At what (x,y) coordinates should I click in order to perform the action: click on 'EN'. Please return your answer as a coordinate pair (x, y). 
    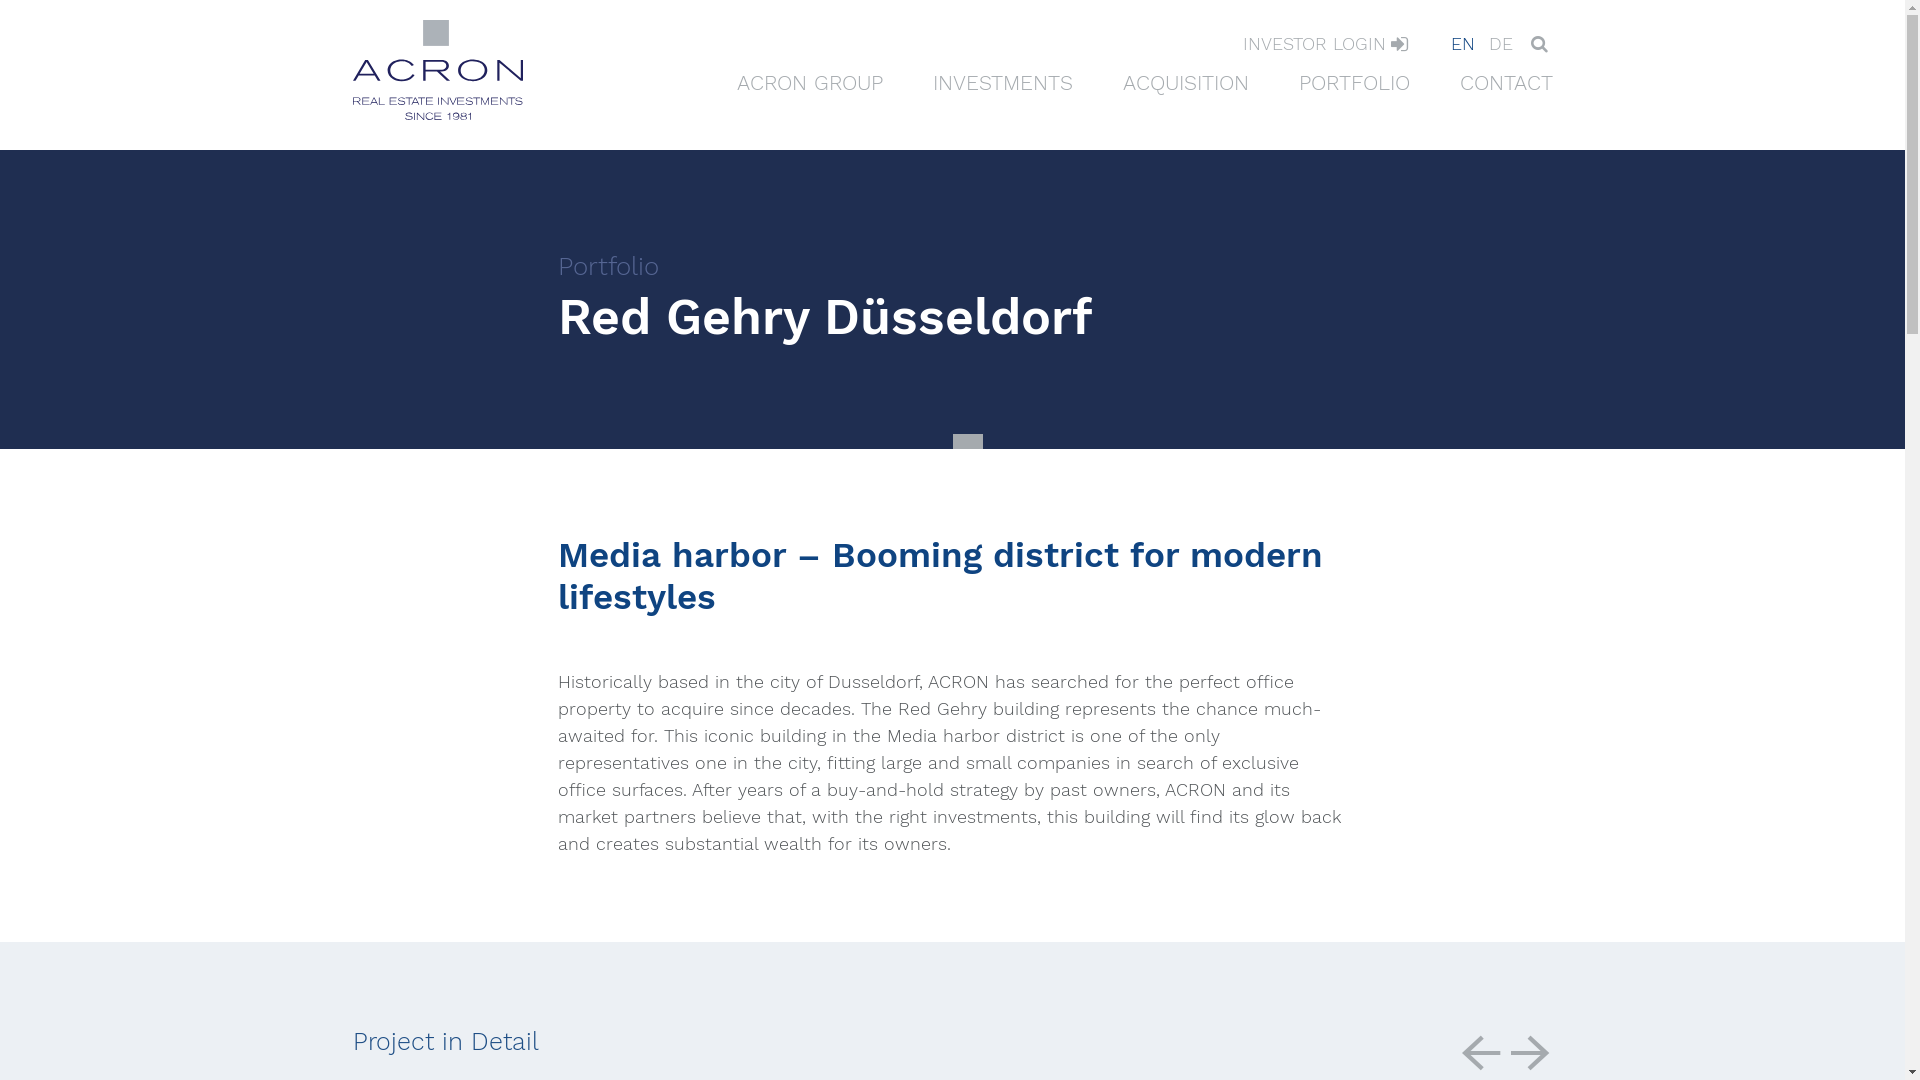
    Looking at the image, I should click on (1450, 43).